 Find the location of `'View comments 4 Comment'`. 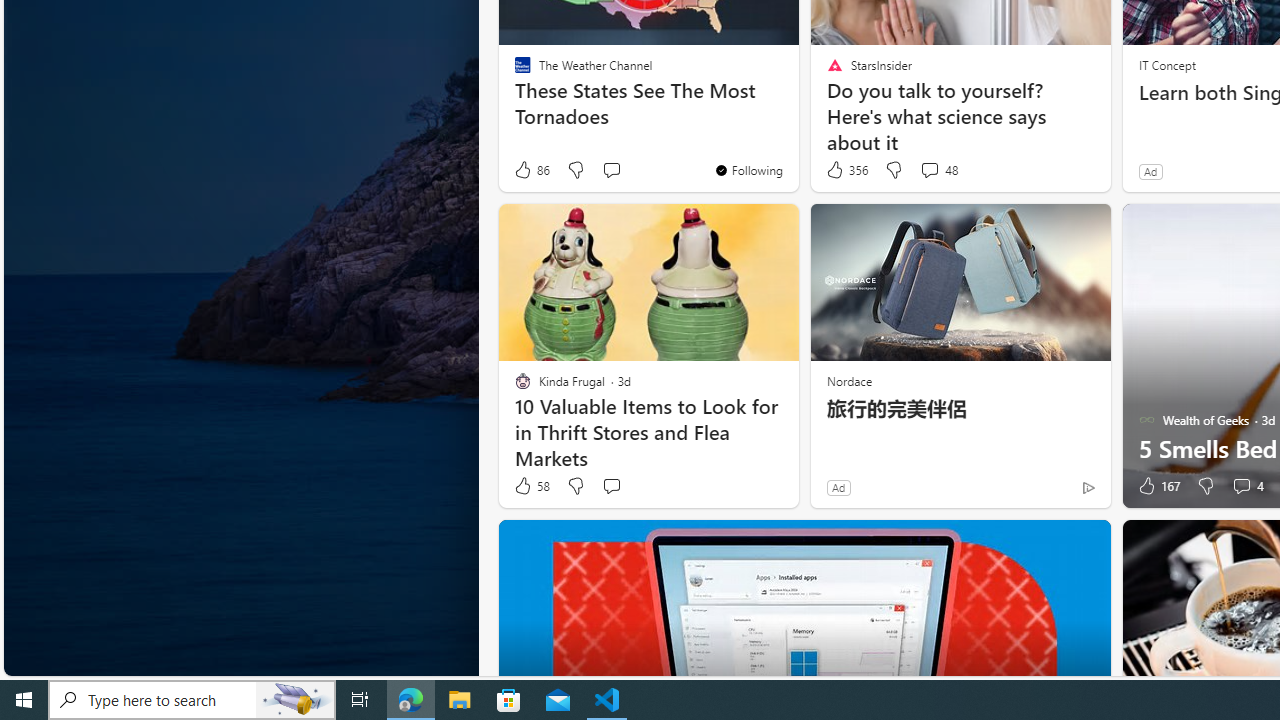

'View comments 4 Comment' is located at coordinates (1246, 486).